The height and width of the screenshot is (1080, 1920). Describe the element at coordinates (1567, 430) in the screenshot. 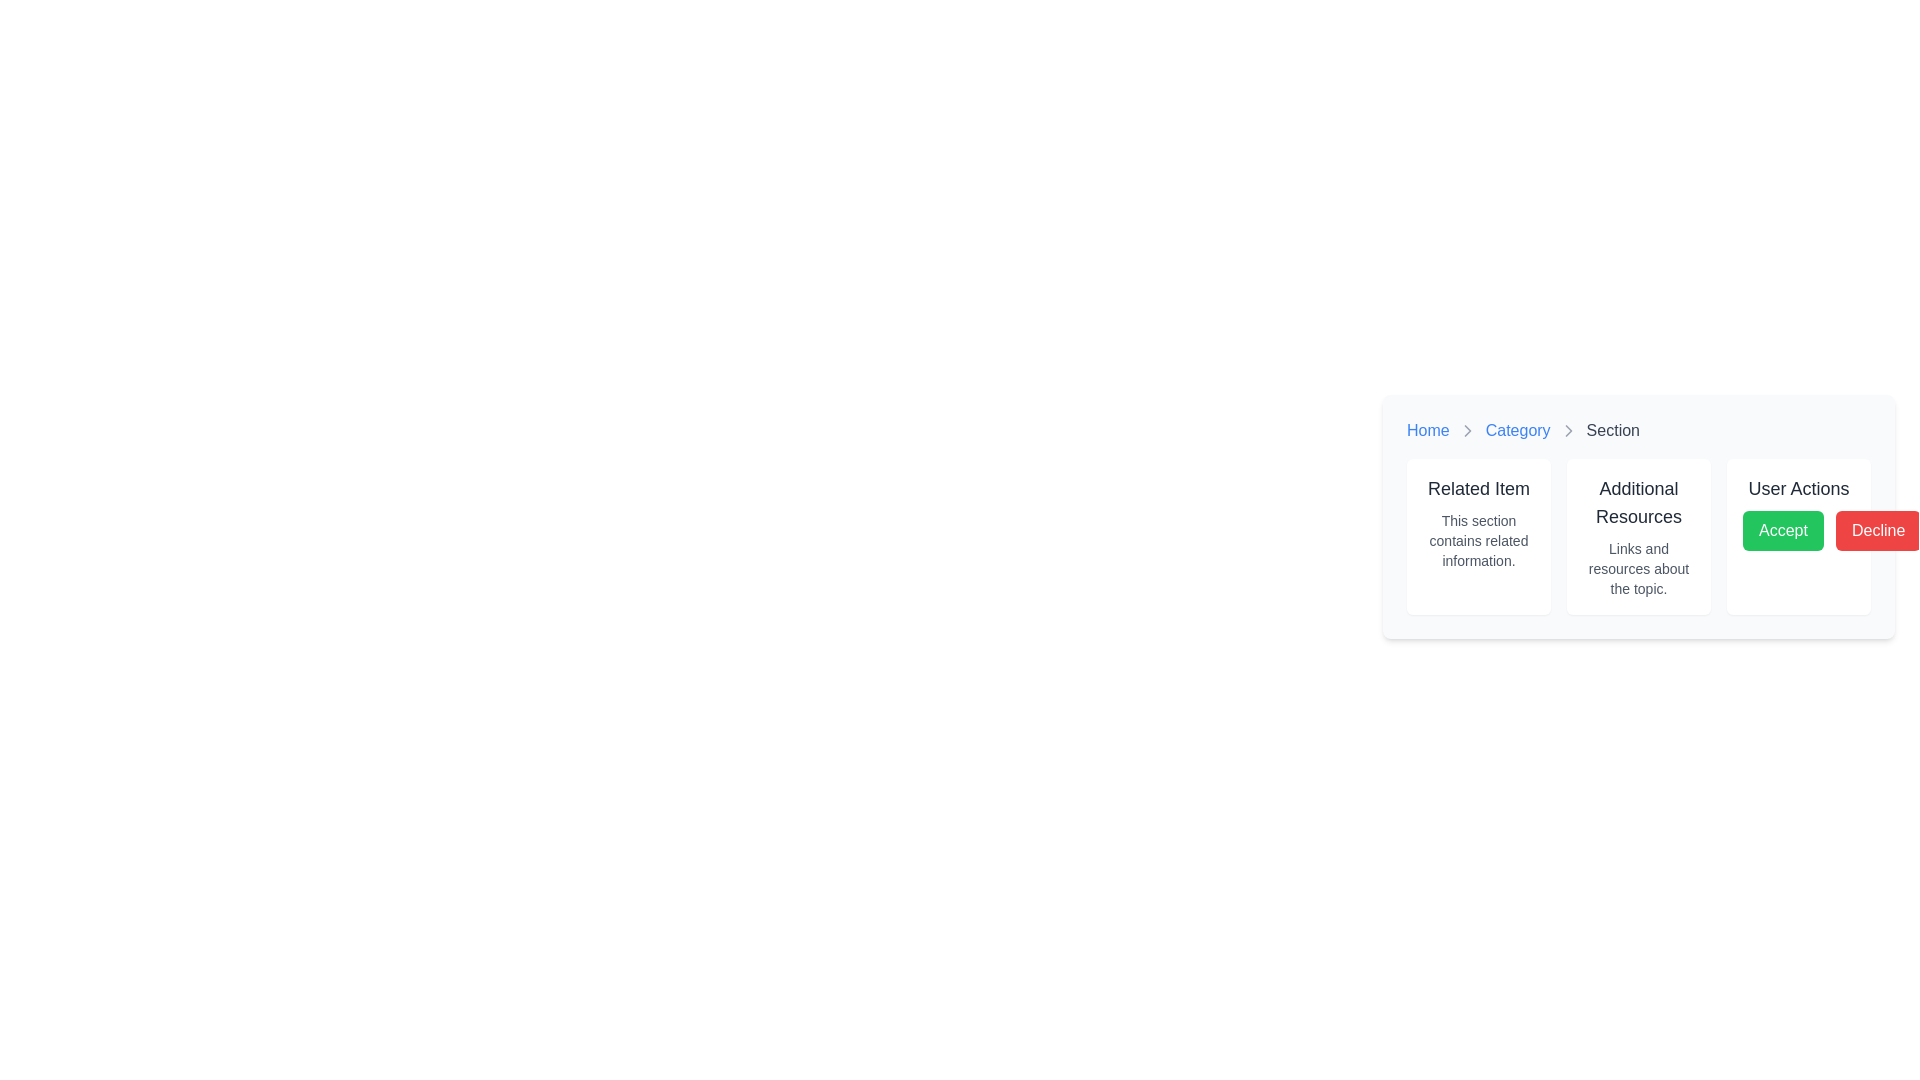

I see `the rightward-pointing chevron icon, which is a small triangular-shaped element with a thin gray stroke, located in the breadcrumb navigation trail between the 'Category' link and the 'Section' label` at that location.